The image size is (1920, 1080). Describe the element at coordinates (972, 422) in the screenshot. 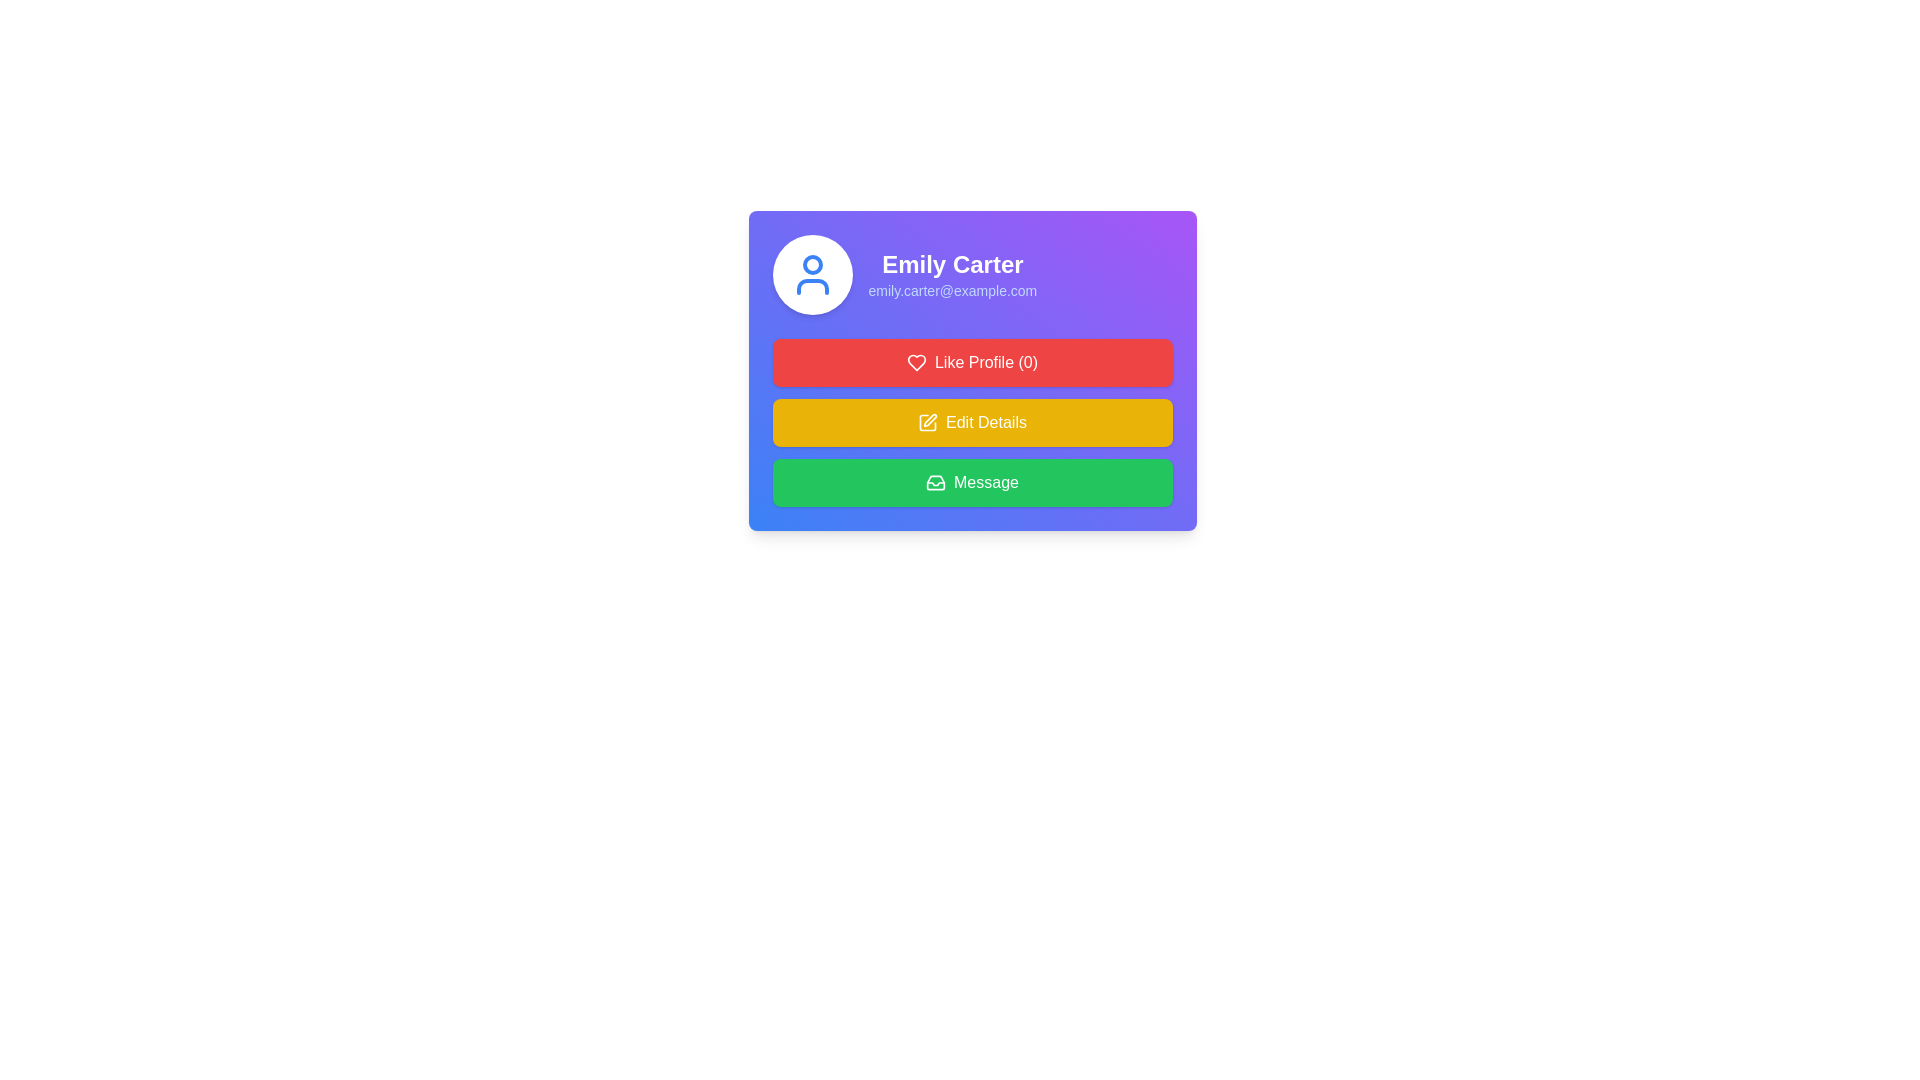

I see `the yellow 'Edit Details' button with a pen icon to initiate editing profile details` at that location.